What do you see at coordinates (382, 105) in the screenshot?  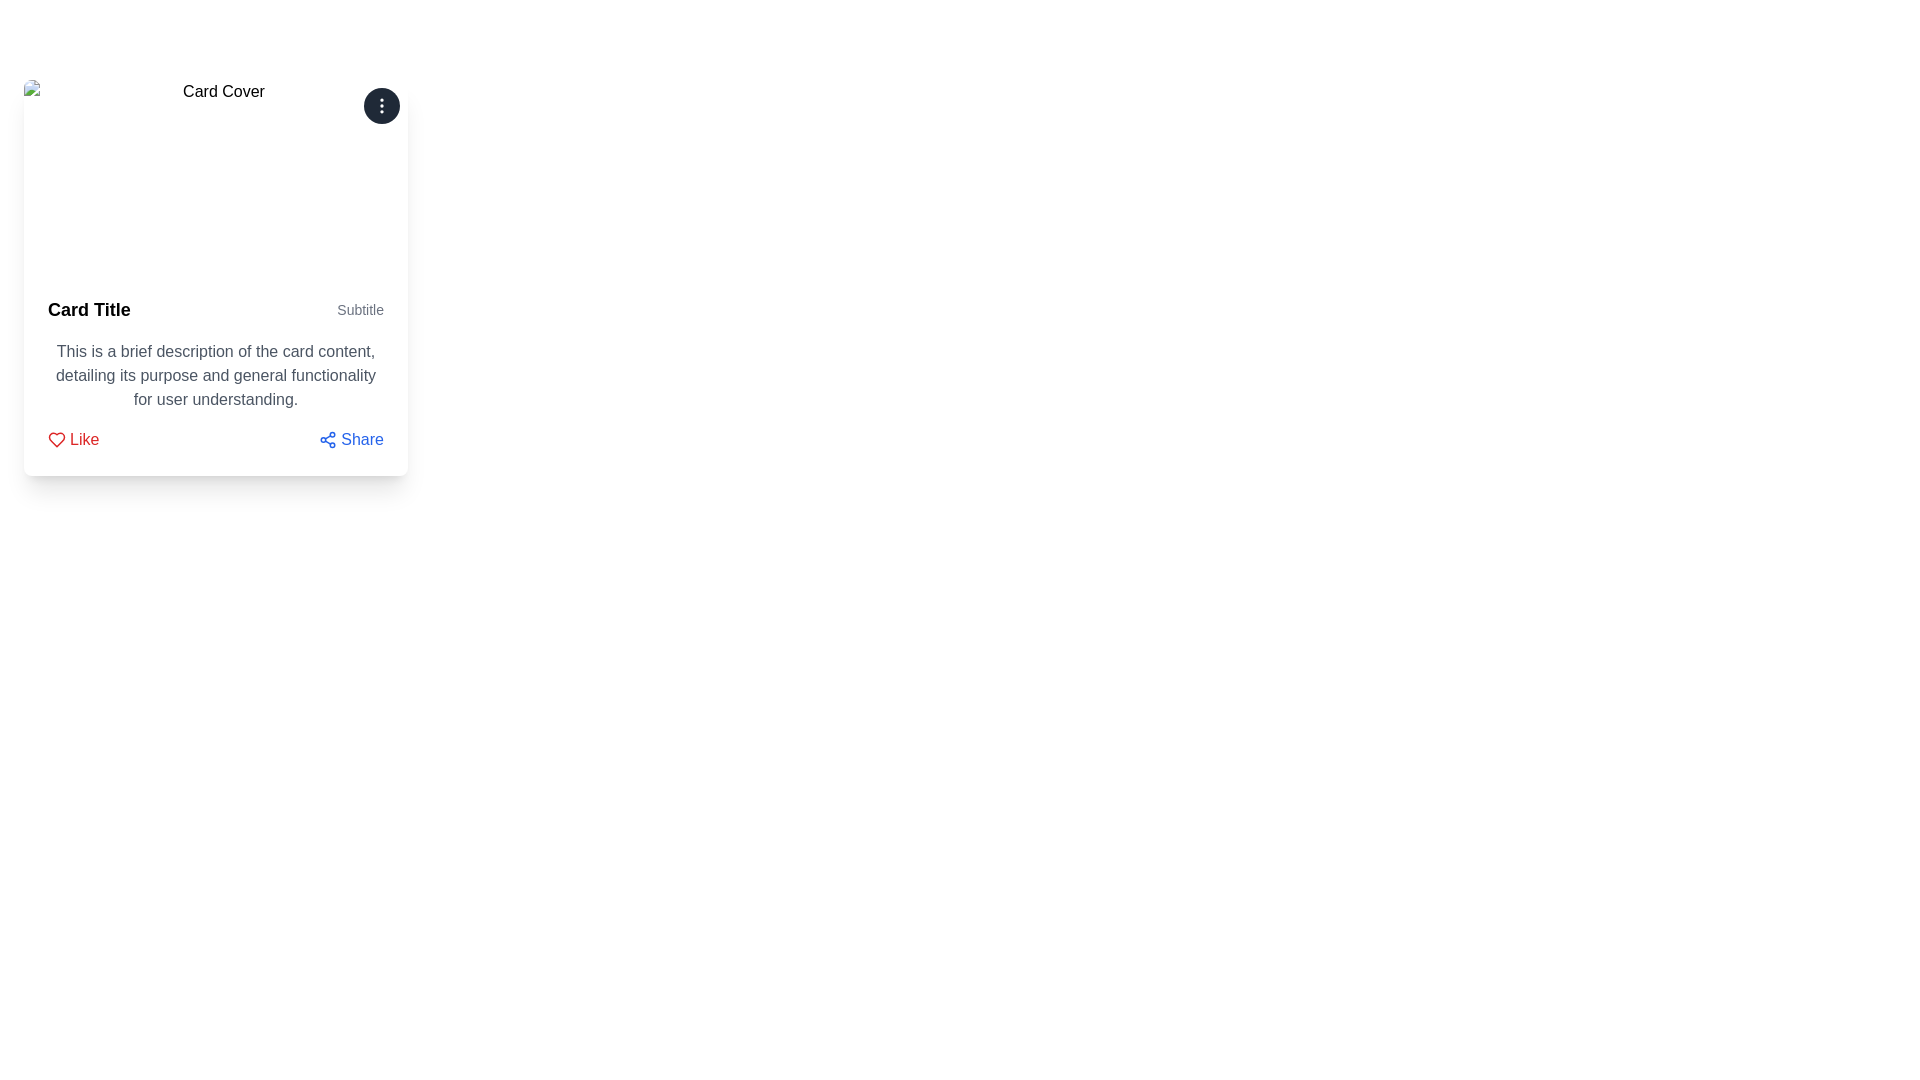 I see `the circular button with three vertically aligned dots located at the top-right corner of the content card` at bounding box center [382, 105].